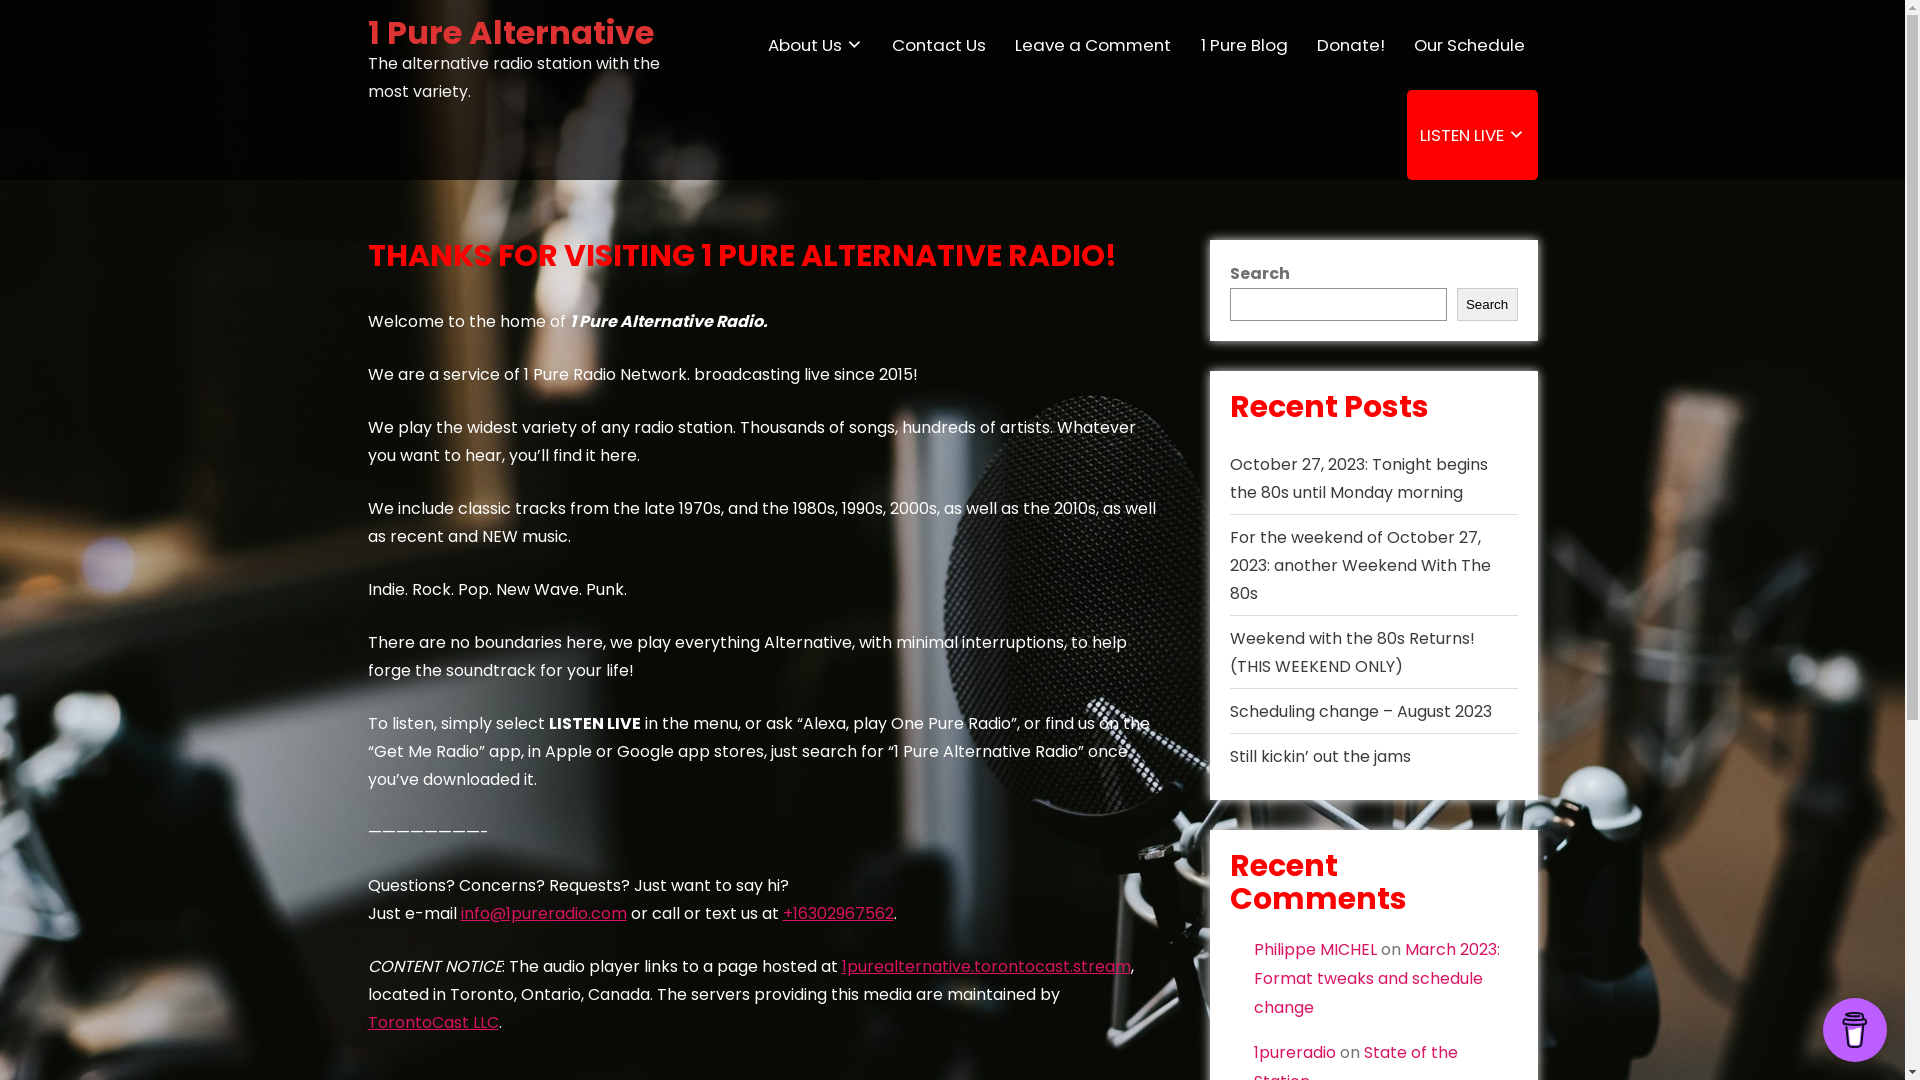 Image resolution: width=1920 pixels, height=1080 pixels. Describe the element at coordinates (1350, 45) in the screenshot. I see `'Donate!'` at that location.